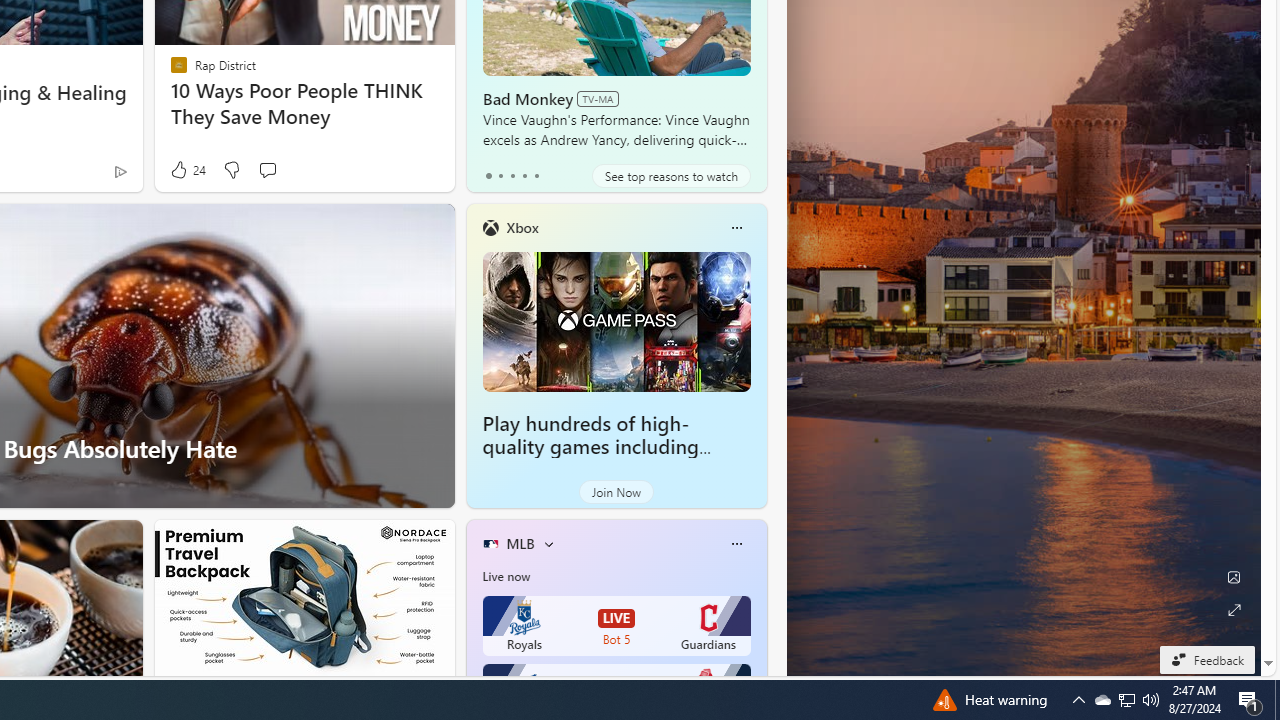 The image size is (1280, 720). What do you see at coordinates (735, 543) in the screenshot?
I see `'More options'` at bounding box center [735, 543].